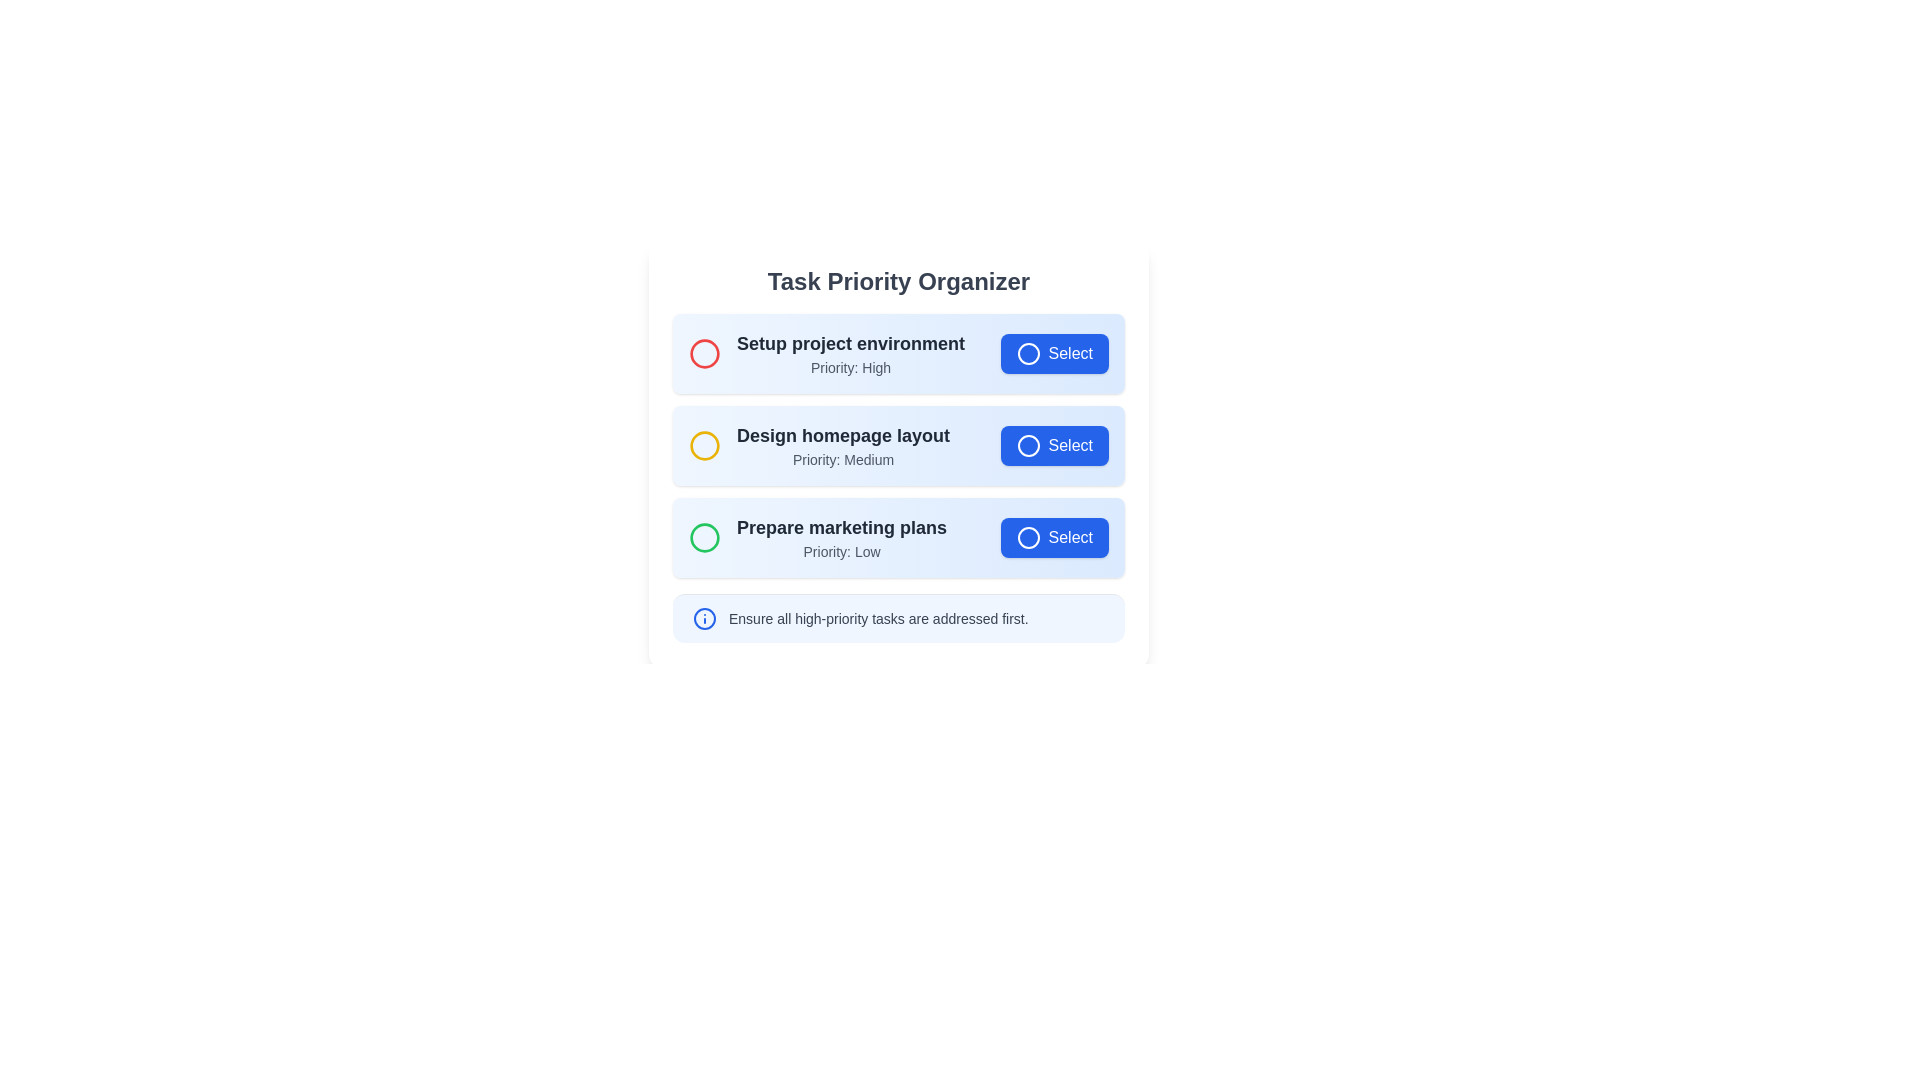 This screenshot has width=1920, height=1080. What do you see at coordinates (826, 353) in the screenshot?
I see `text 'Setup project environment' with priority 'High' from the first task item in the Task Priority Organizer card` at bounding box center [826, 353].